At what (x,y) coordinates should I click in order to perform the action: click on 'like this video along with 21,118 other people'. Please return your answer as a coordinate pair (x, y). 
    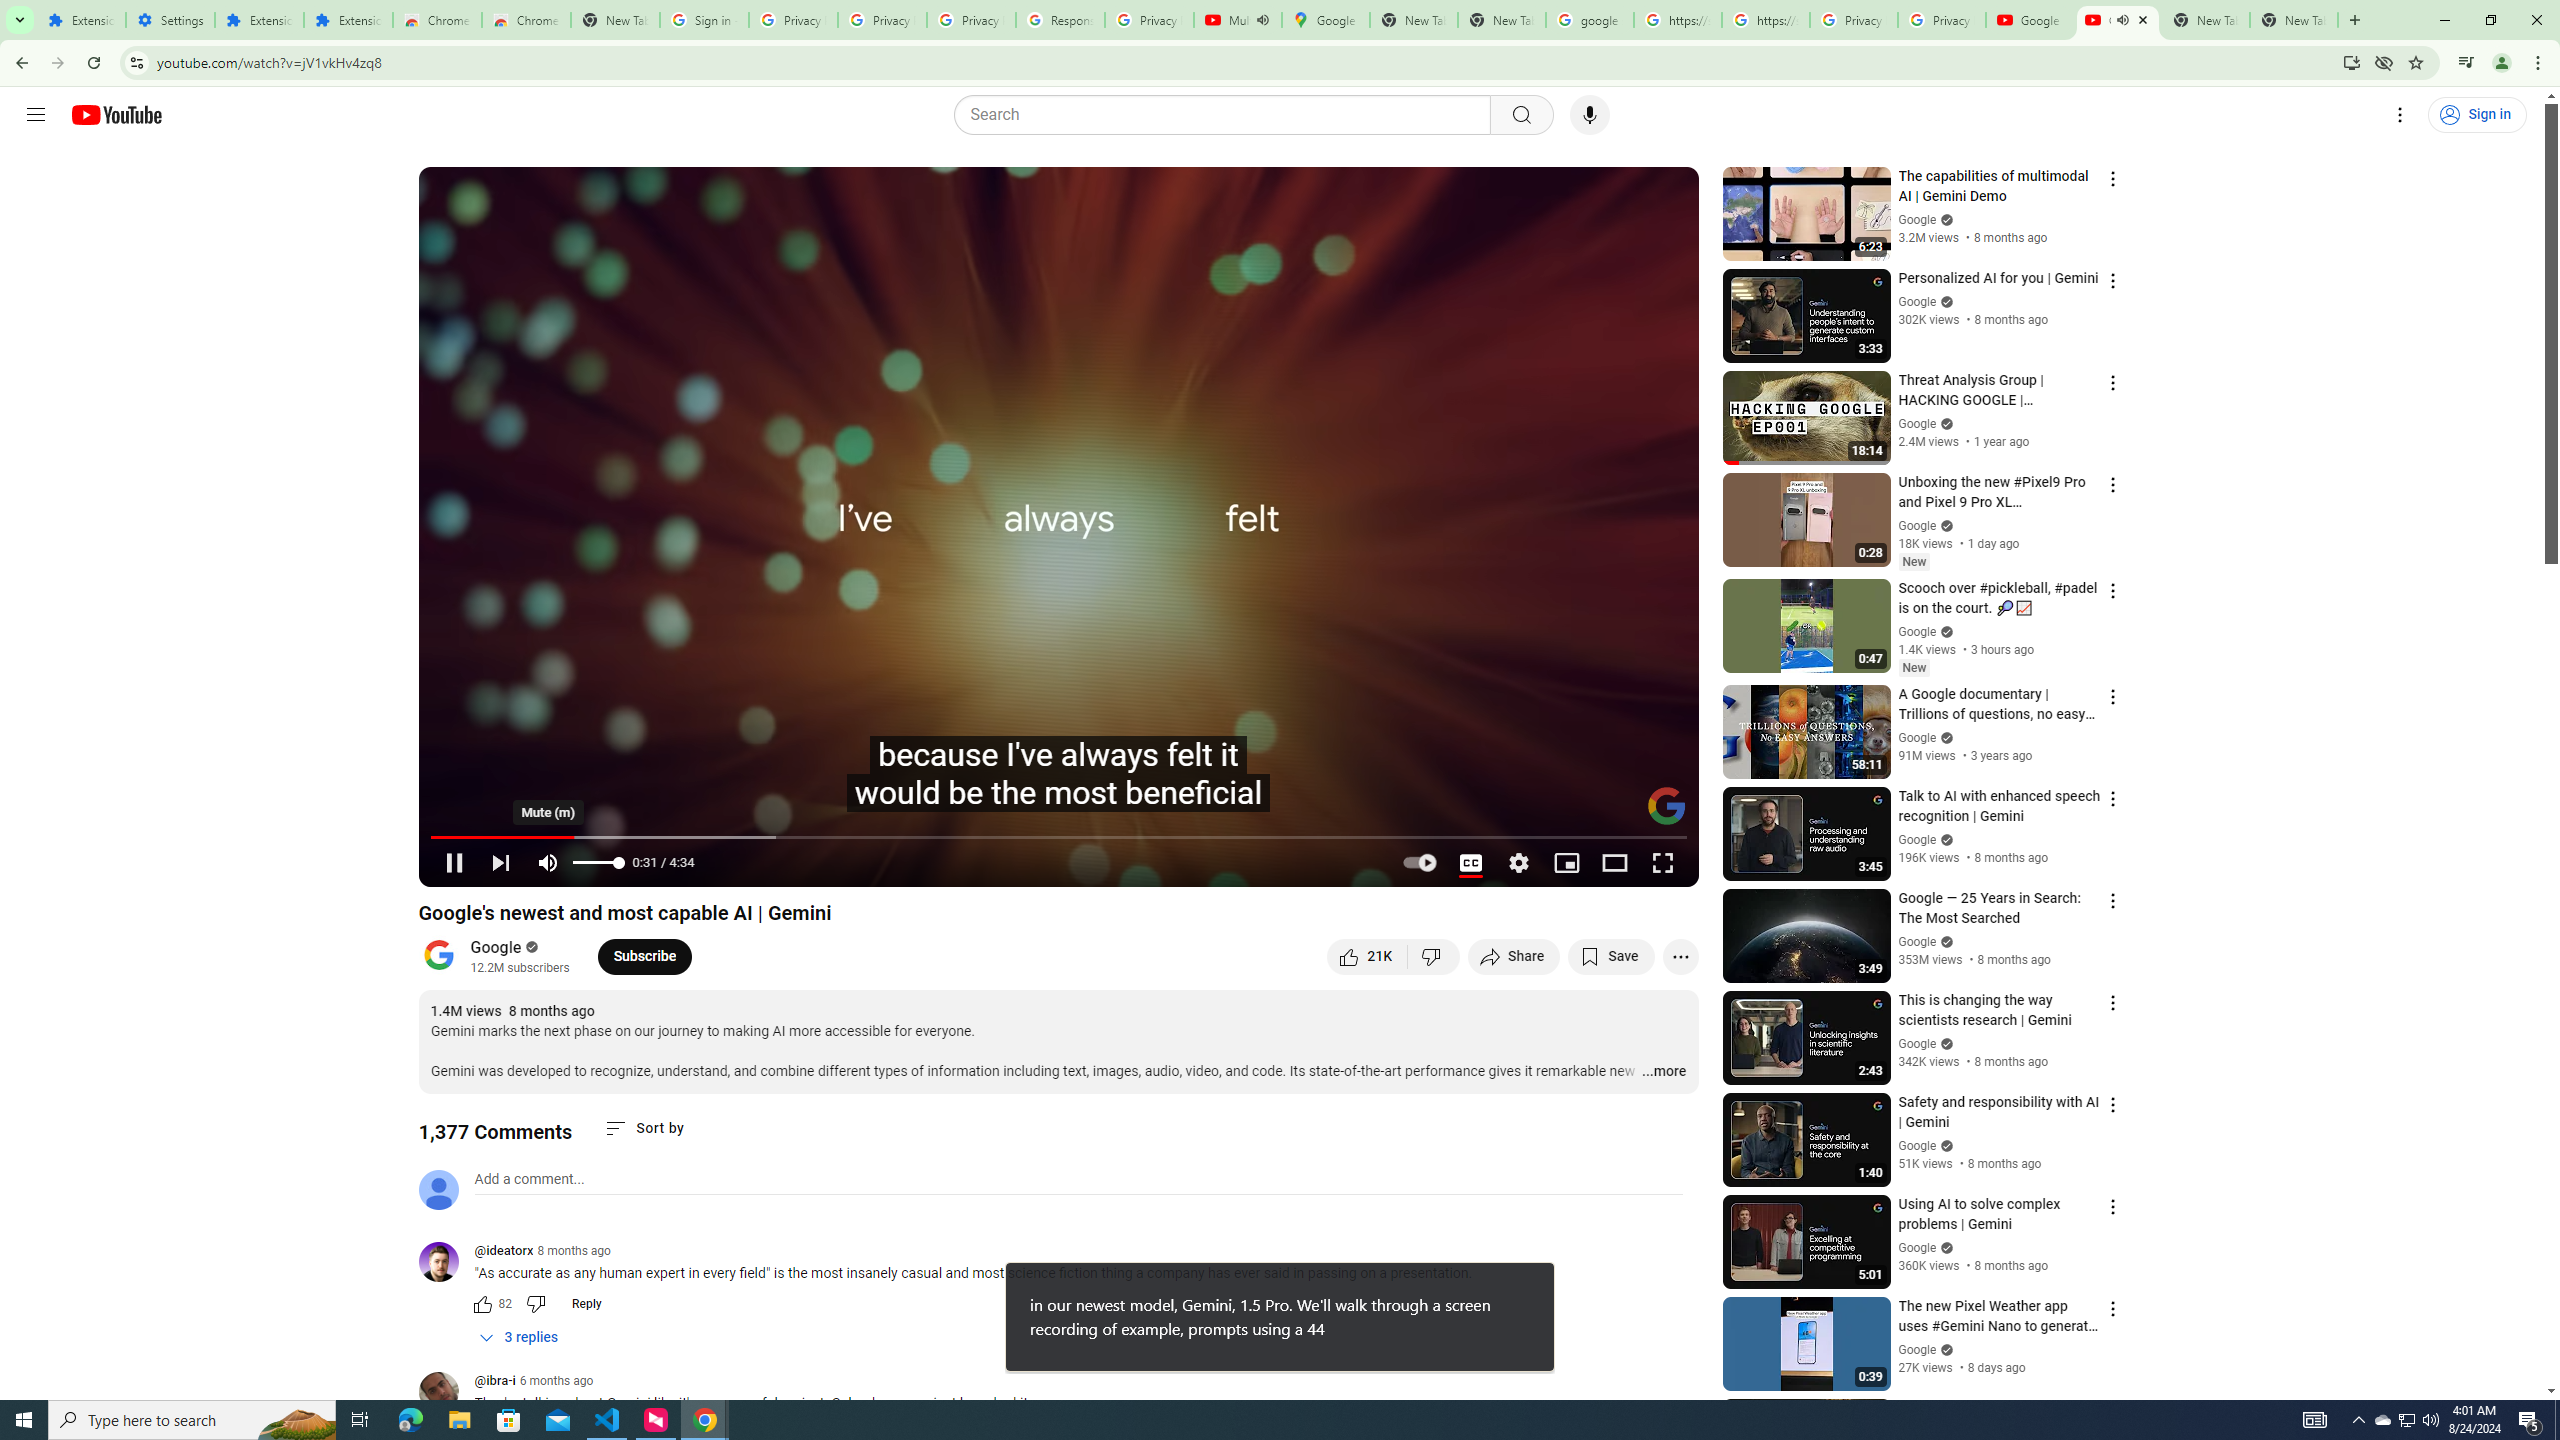
    Looking at the image, I should click on (1366, 955).